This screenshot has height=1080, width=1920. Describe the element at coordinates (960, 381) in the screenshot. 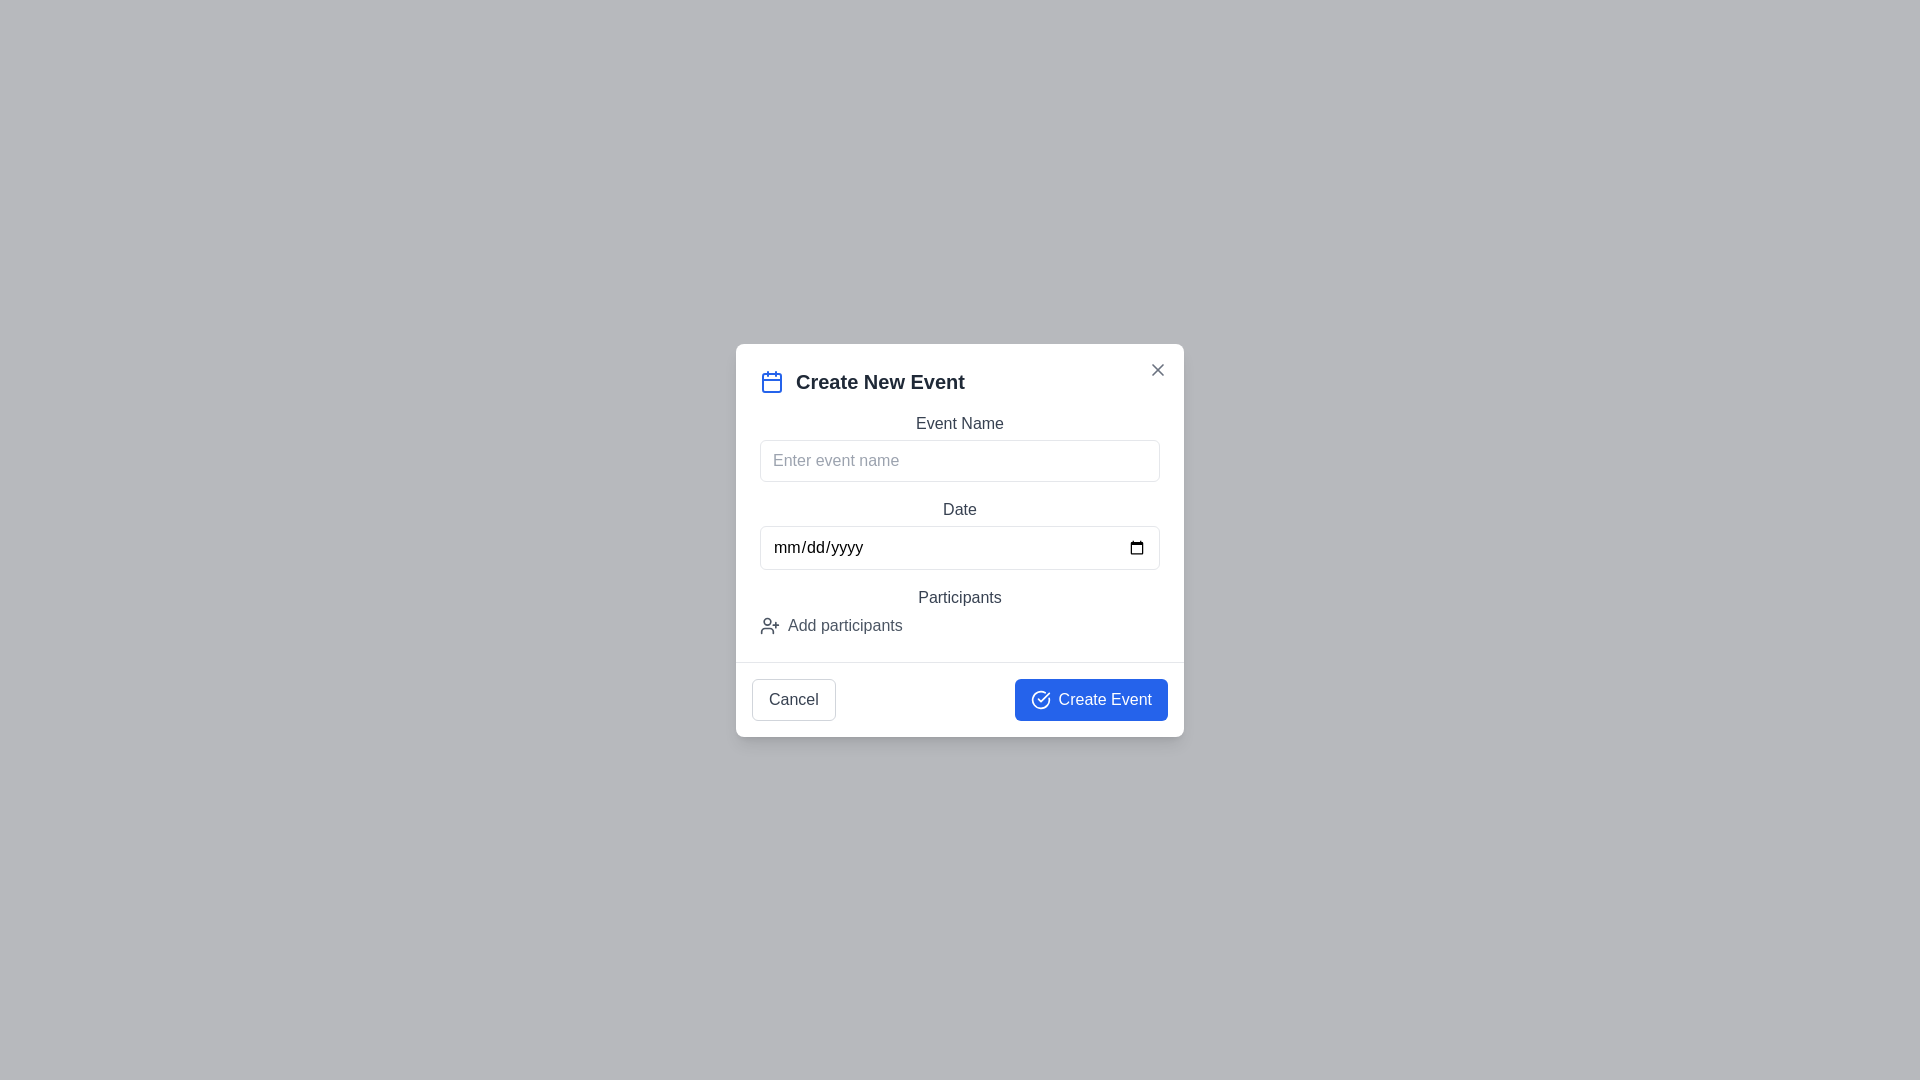

I see `the static label indicating the purpose of the form to create a new event, which is located at the top of the form layout above the event name and date selection fields` at that location.